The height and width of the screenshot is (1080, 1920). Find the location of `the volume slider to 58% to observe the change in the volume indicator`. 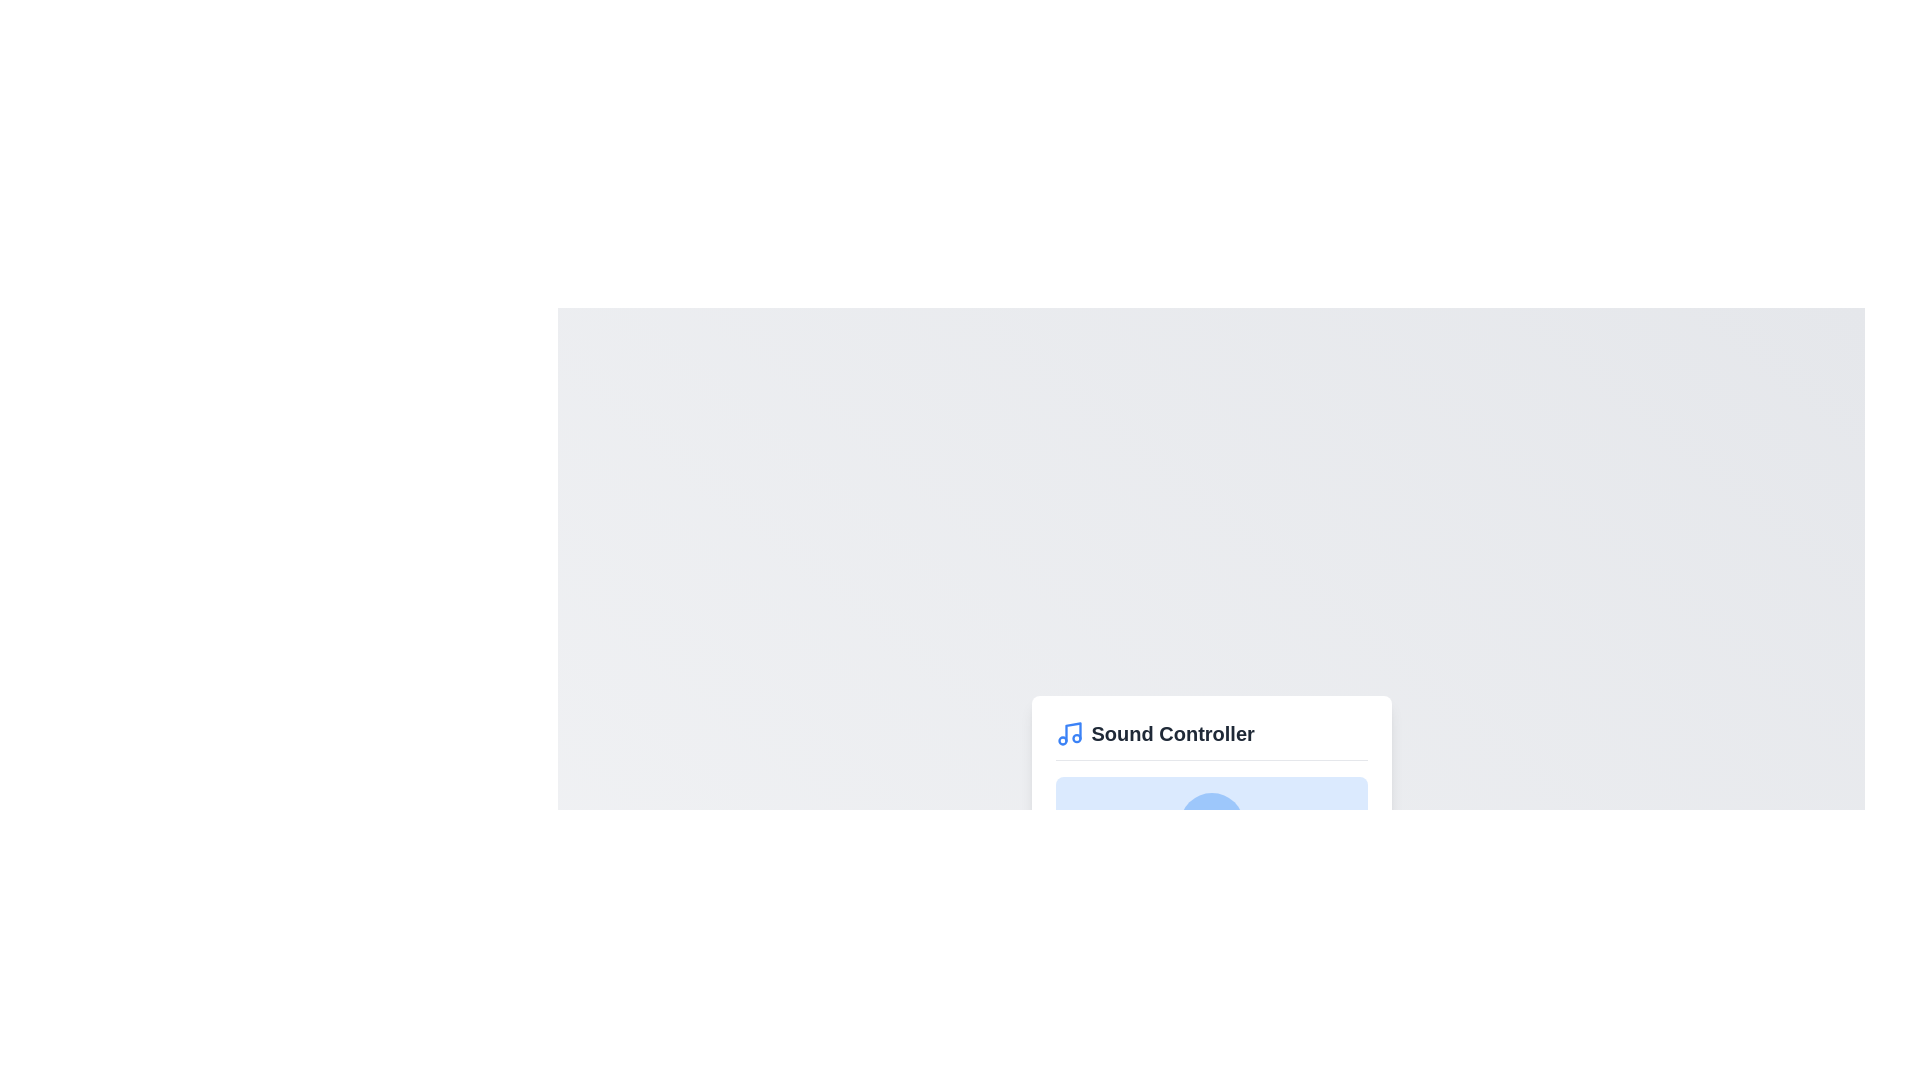

the volume slider to 58% to observe the change in the volume indicator is located at coordinates (1235, 896).